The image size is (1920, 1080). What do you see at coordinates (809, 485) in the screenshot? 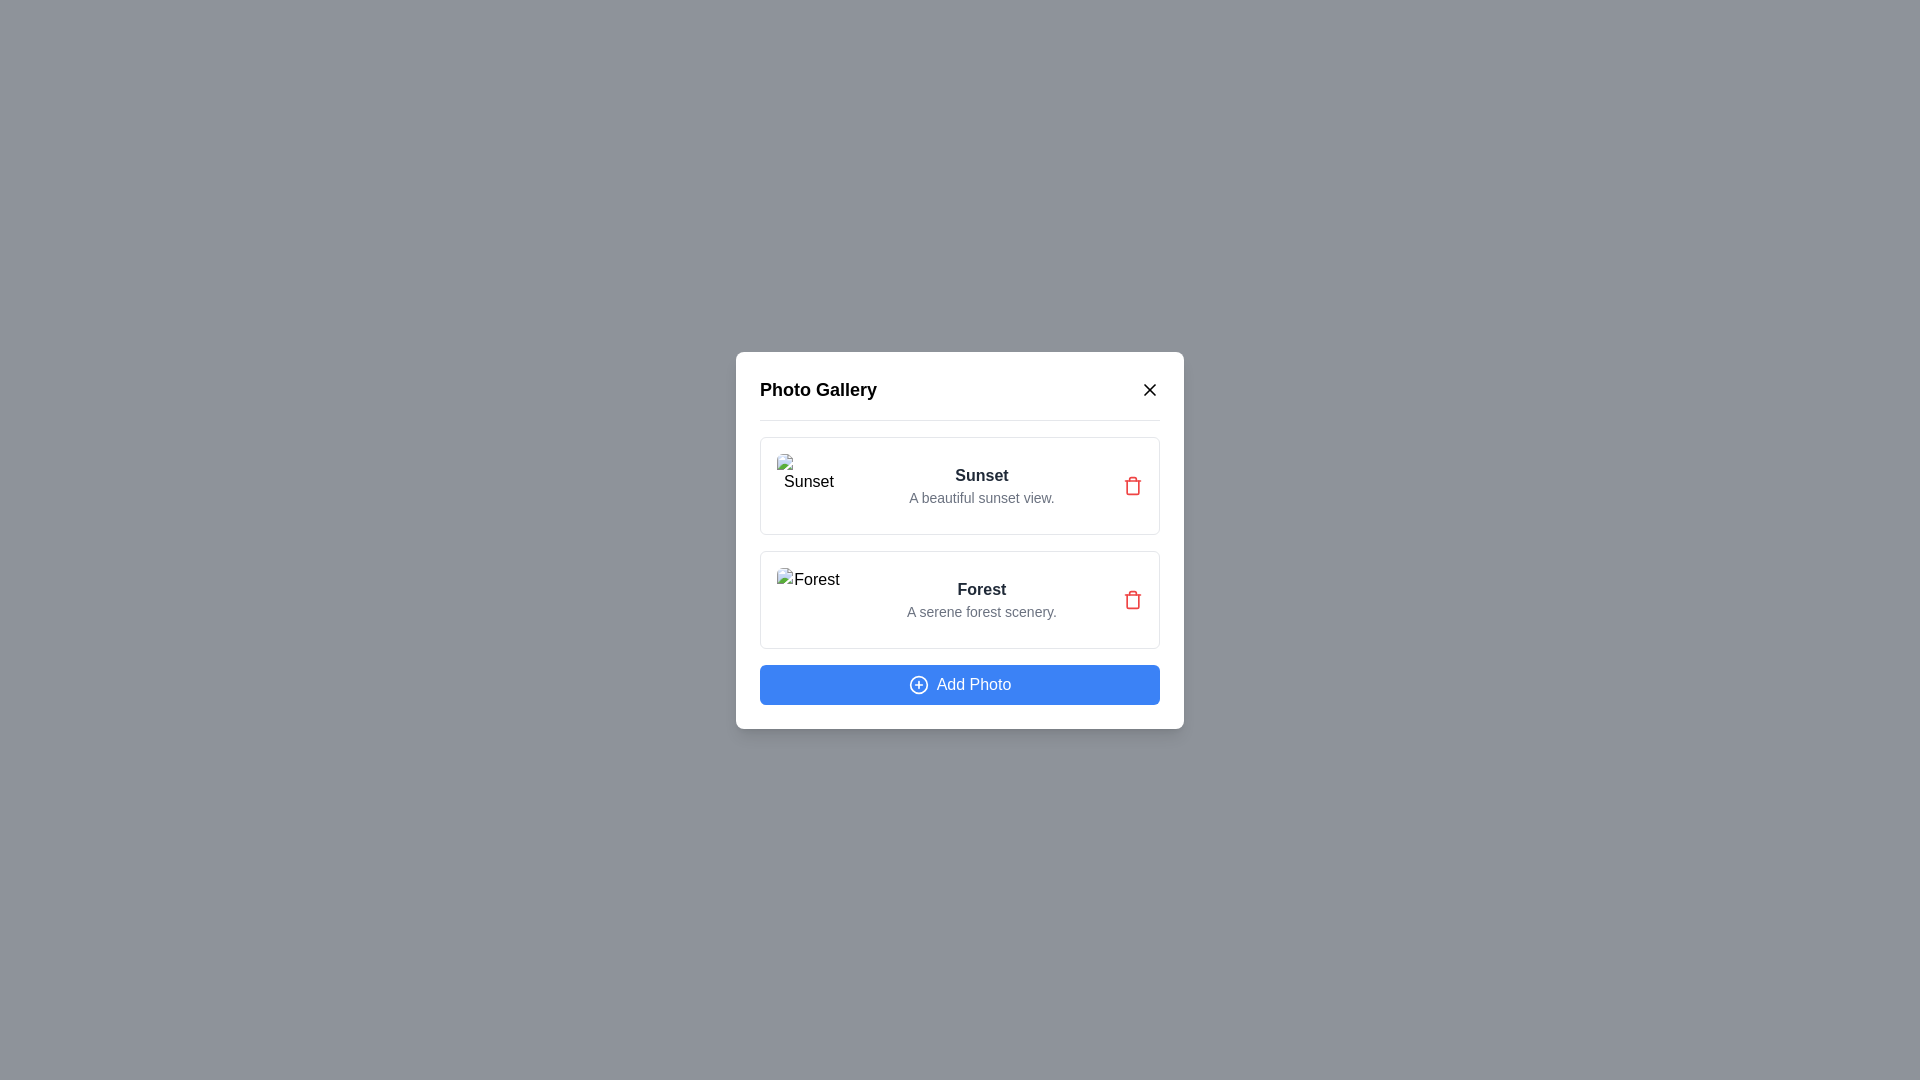
I see `the placeholder image representing a missing or unrendered image with the alt text 'Sunset'` at bounding box center [809, 485].